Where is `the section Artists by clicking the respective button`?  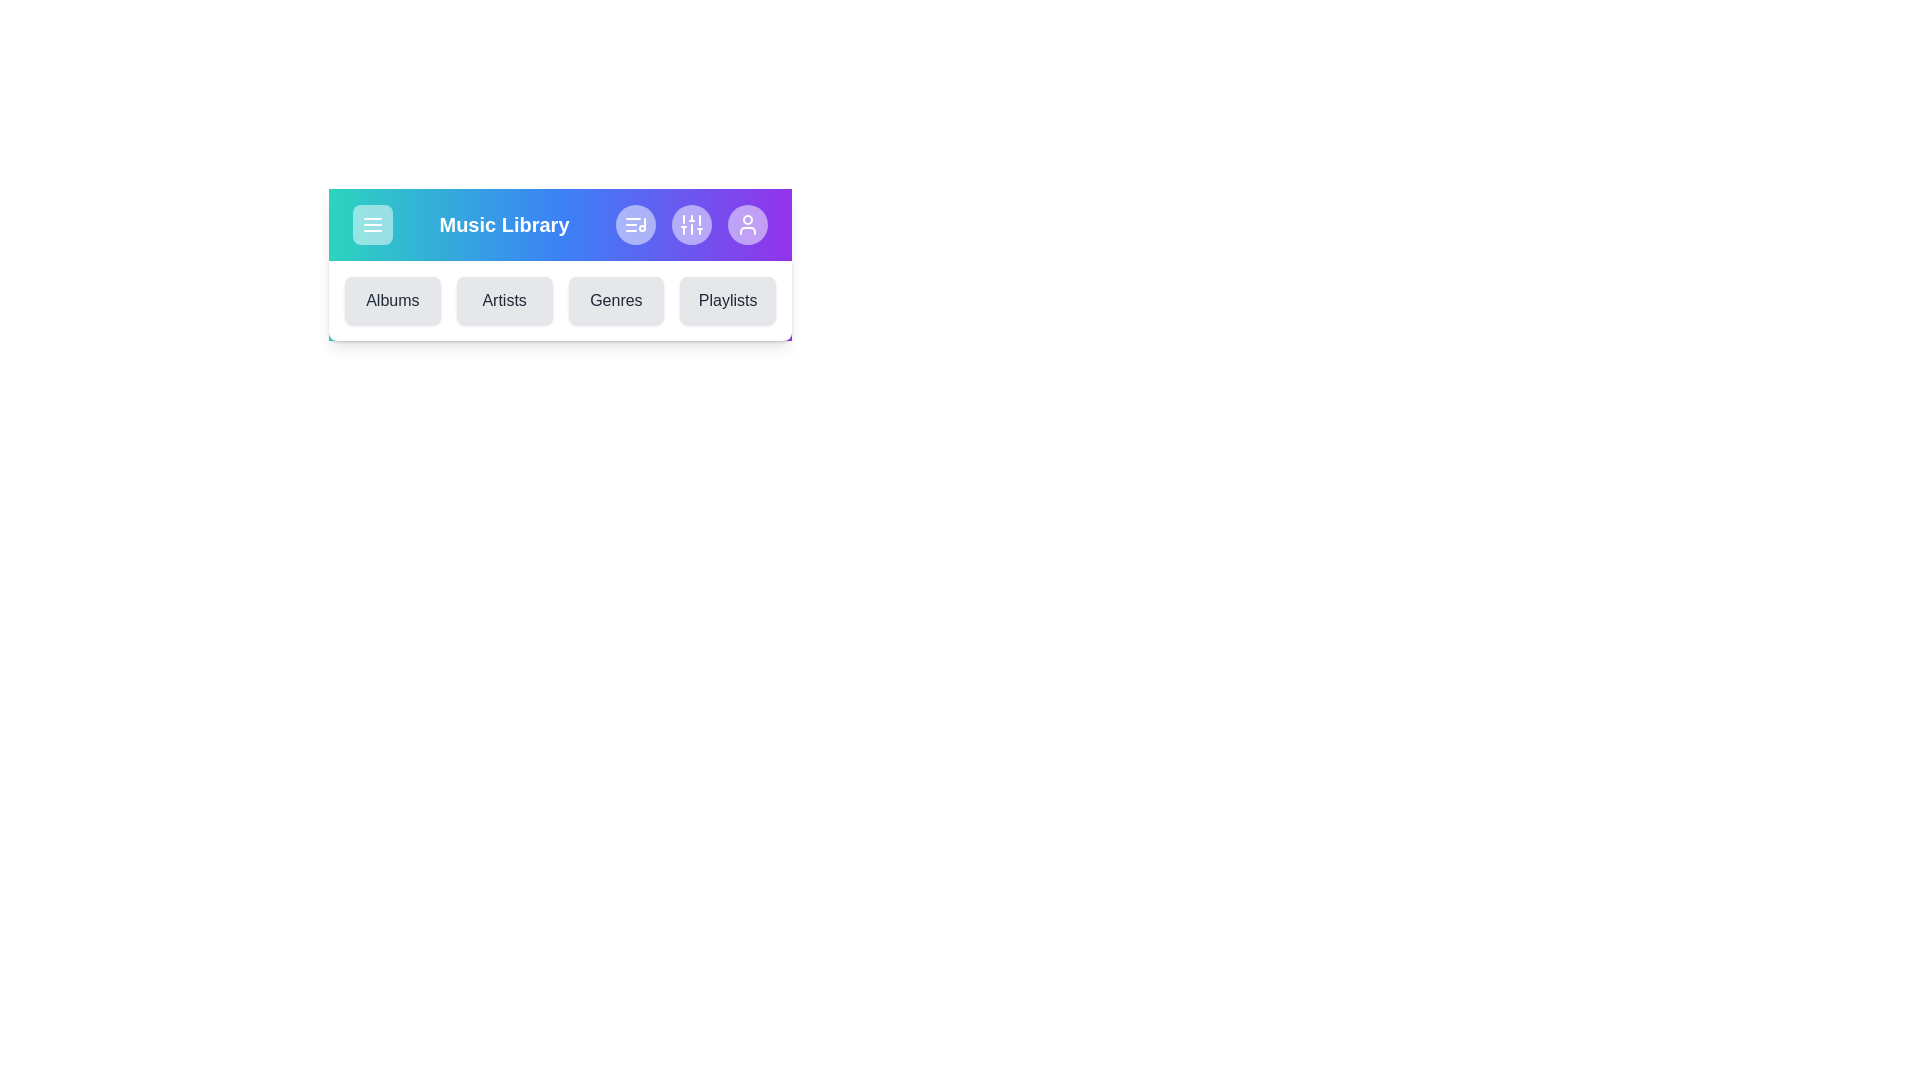 the section Artists by clicking the respective button is located at coordinates (504, 300).